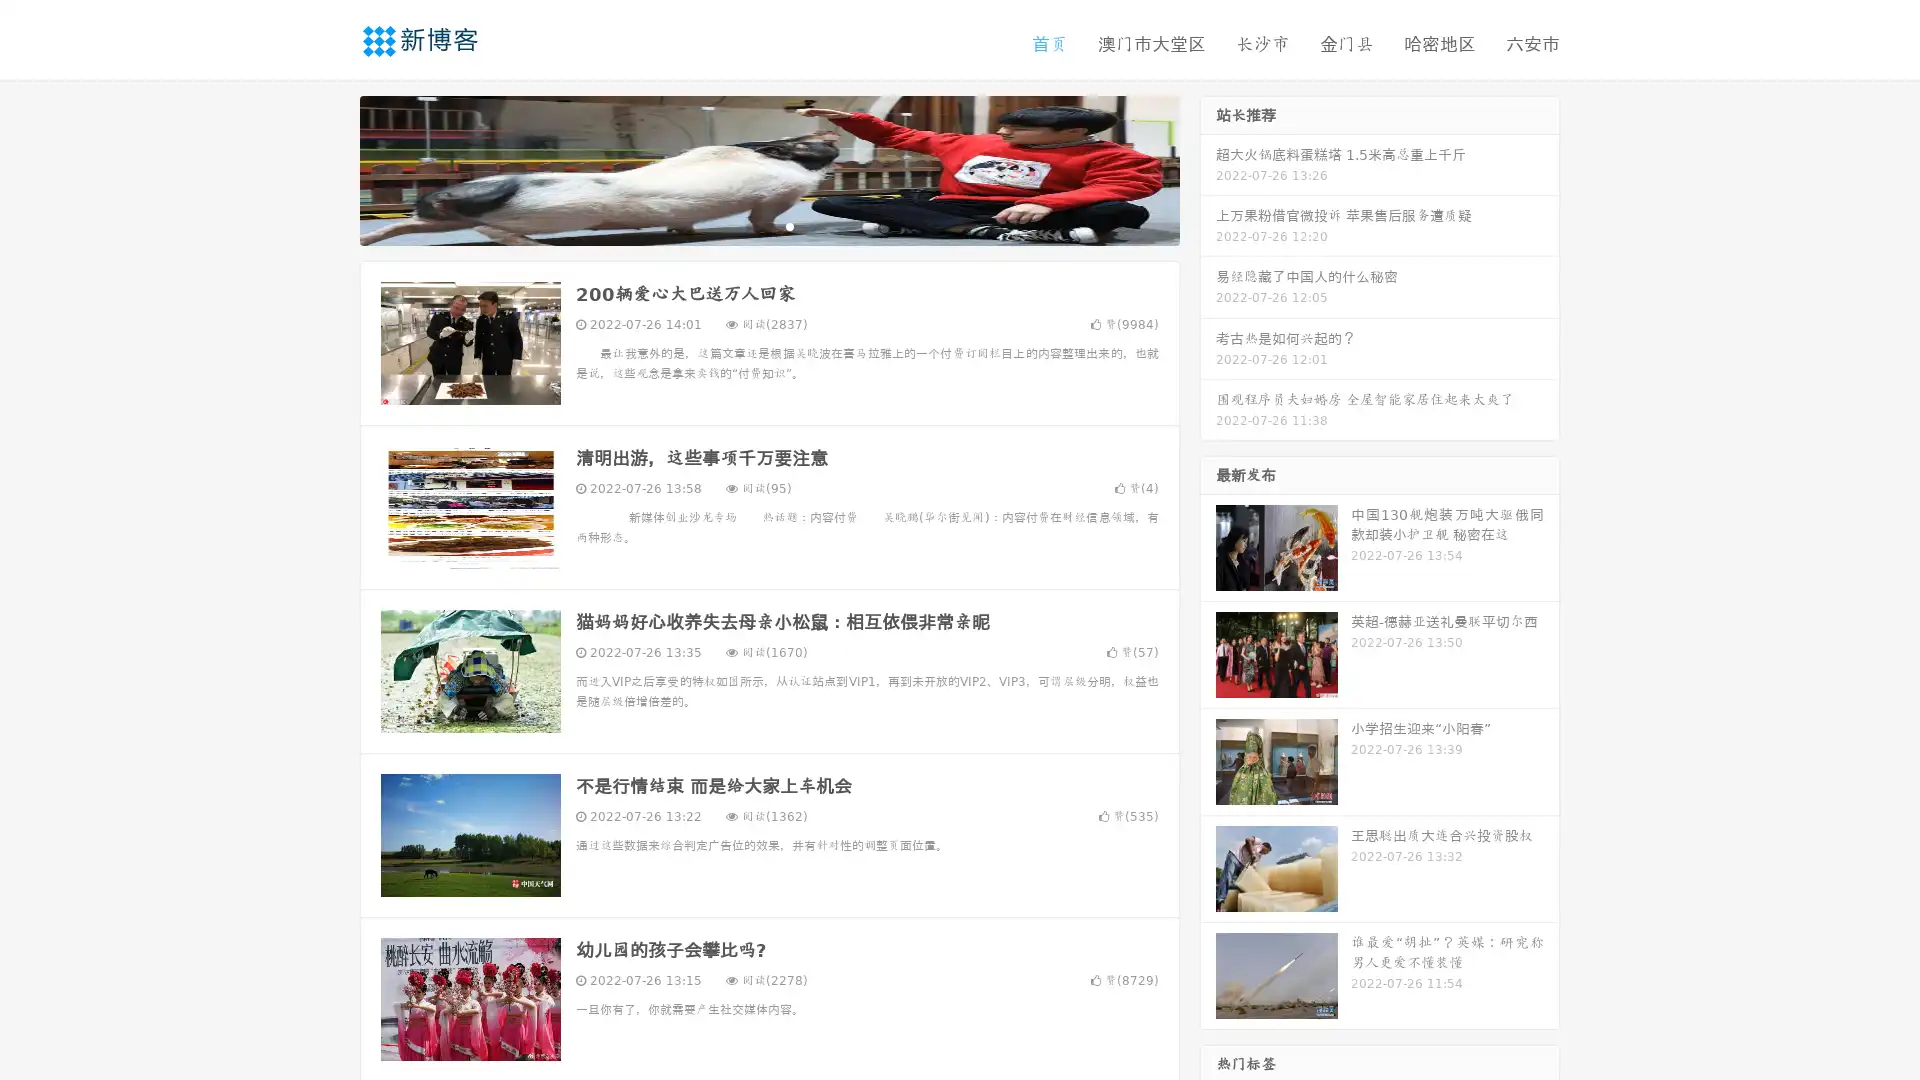  I want to click on Next slide, so click(1208, 168).